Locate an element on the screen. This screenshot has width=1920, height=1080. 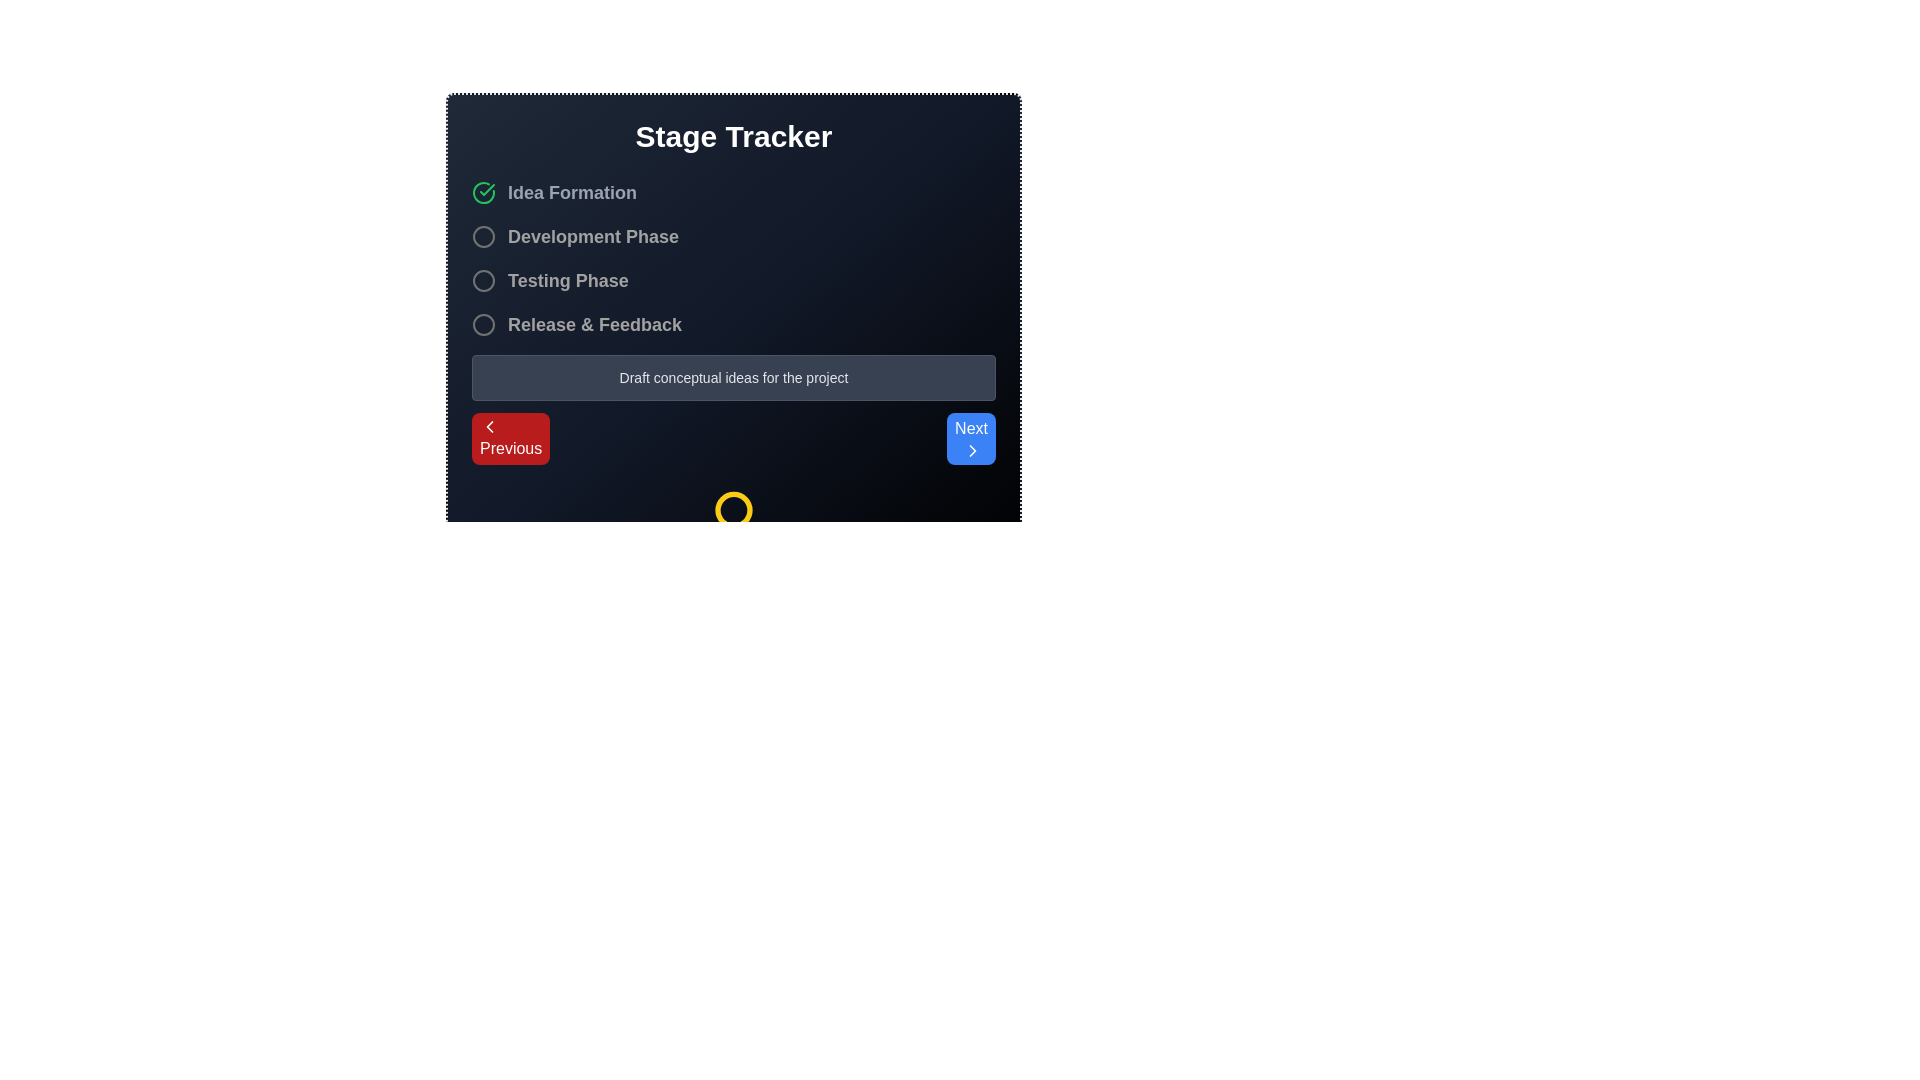
the leftmost red 'Previous' button with rounded corners and white text is located at coordinates (511, 438).